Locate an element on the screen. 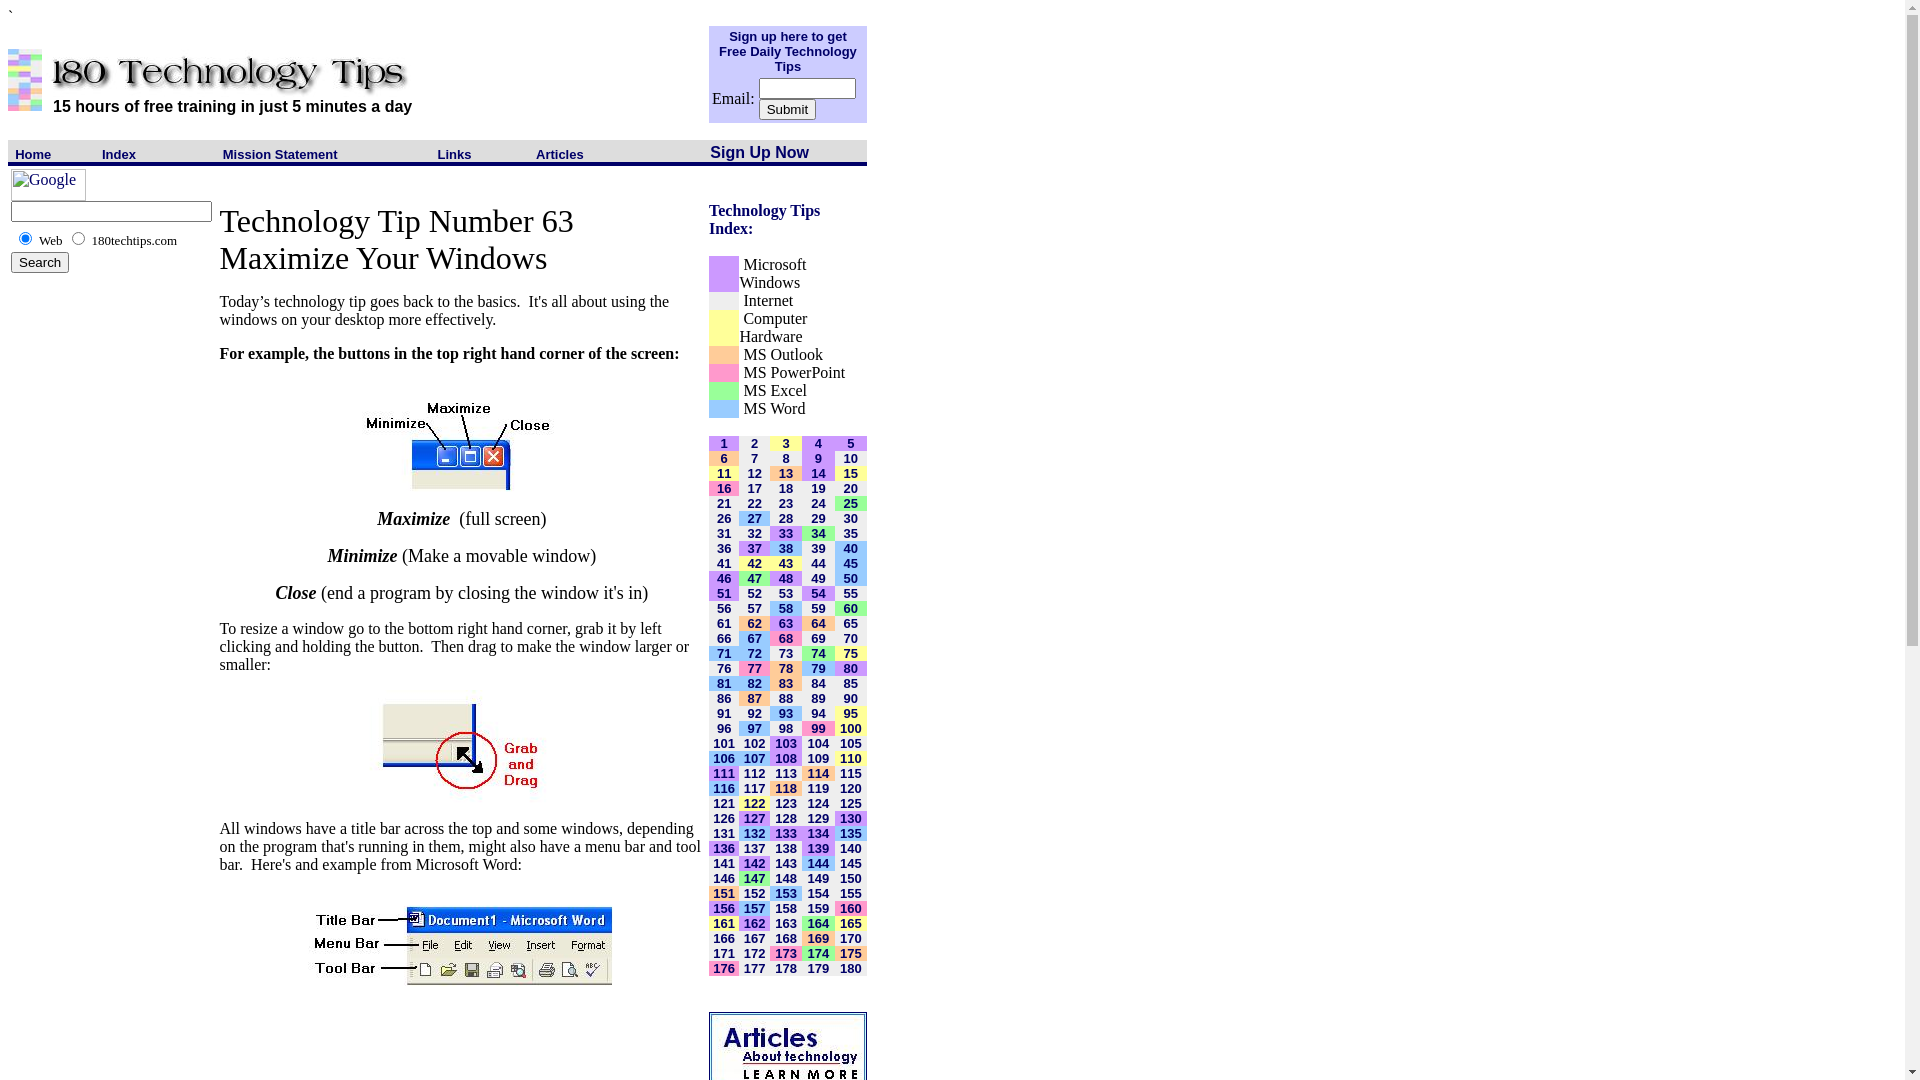 The width and height of the screenshot is (1920, 1080). '79' is located at coordinates (817, 668).